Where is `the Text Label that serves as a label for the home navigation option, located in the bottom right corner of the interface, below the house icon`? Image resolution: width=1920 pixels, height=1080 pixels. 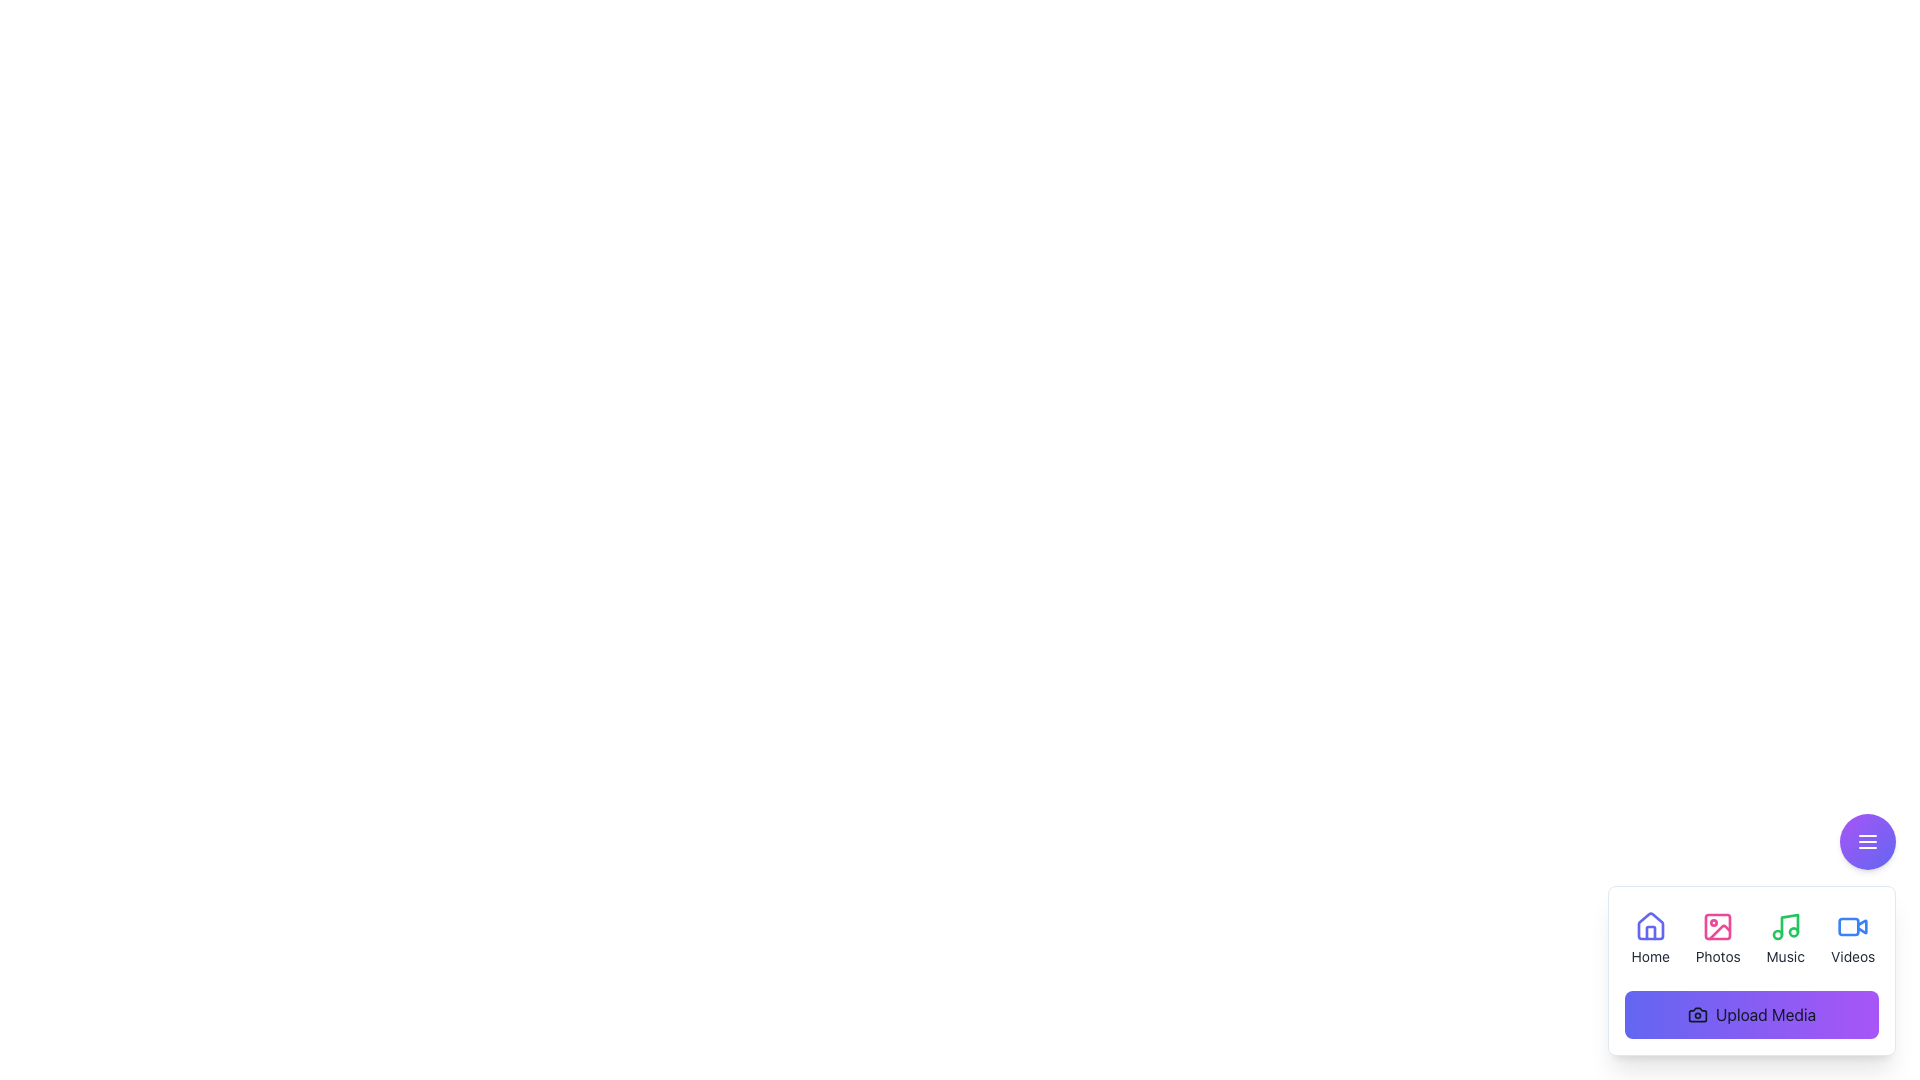 the Text Label that serves as a label for the home navigation option, located in the bottom right corner of the interface, below the house icon is located at coordinates (1650, 955).